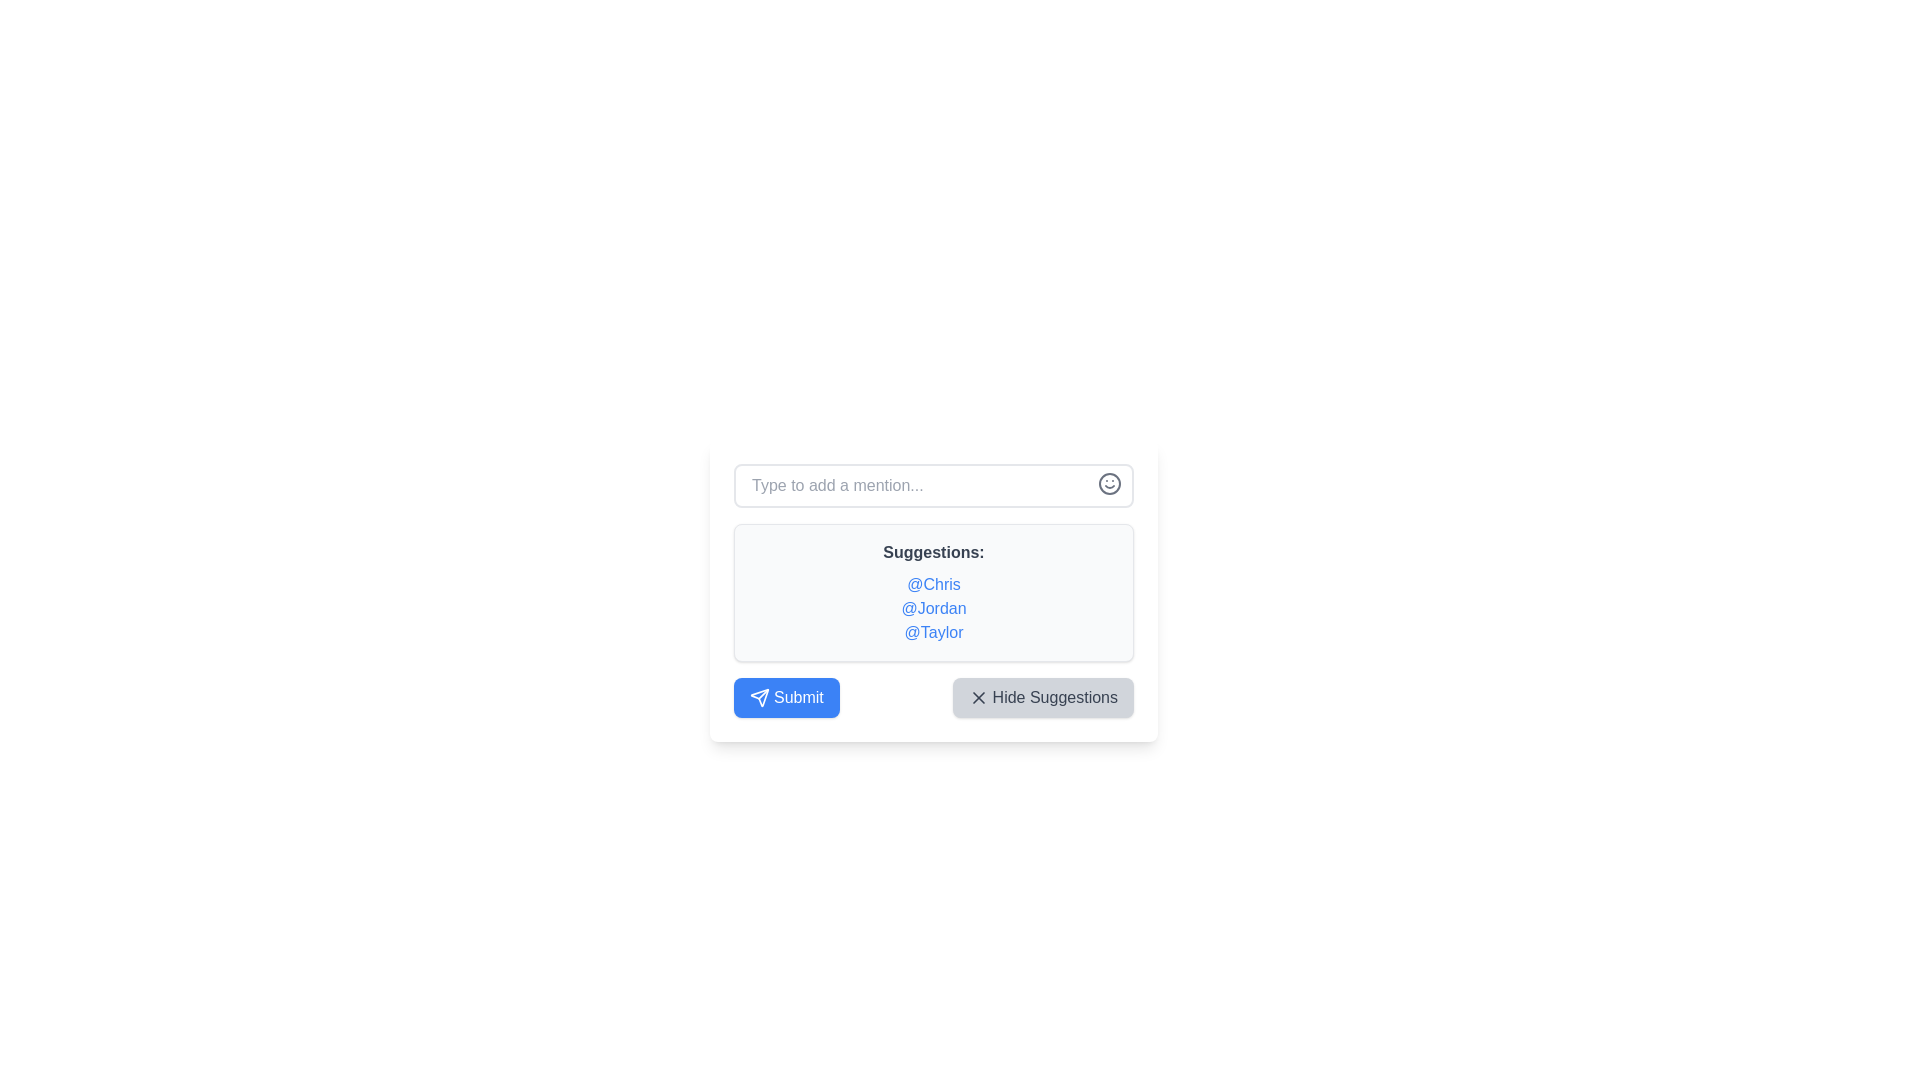  Describe the element at coordinates (978, 697) in the screenshot. I see `the cross icon (×) within the 'Hide Suggestions' button located in the bottom-right corner of the suggestion box to hide the suggestions` at that location.